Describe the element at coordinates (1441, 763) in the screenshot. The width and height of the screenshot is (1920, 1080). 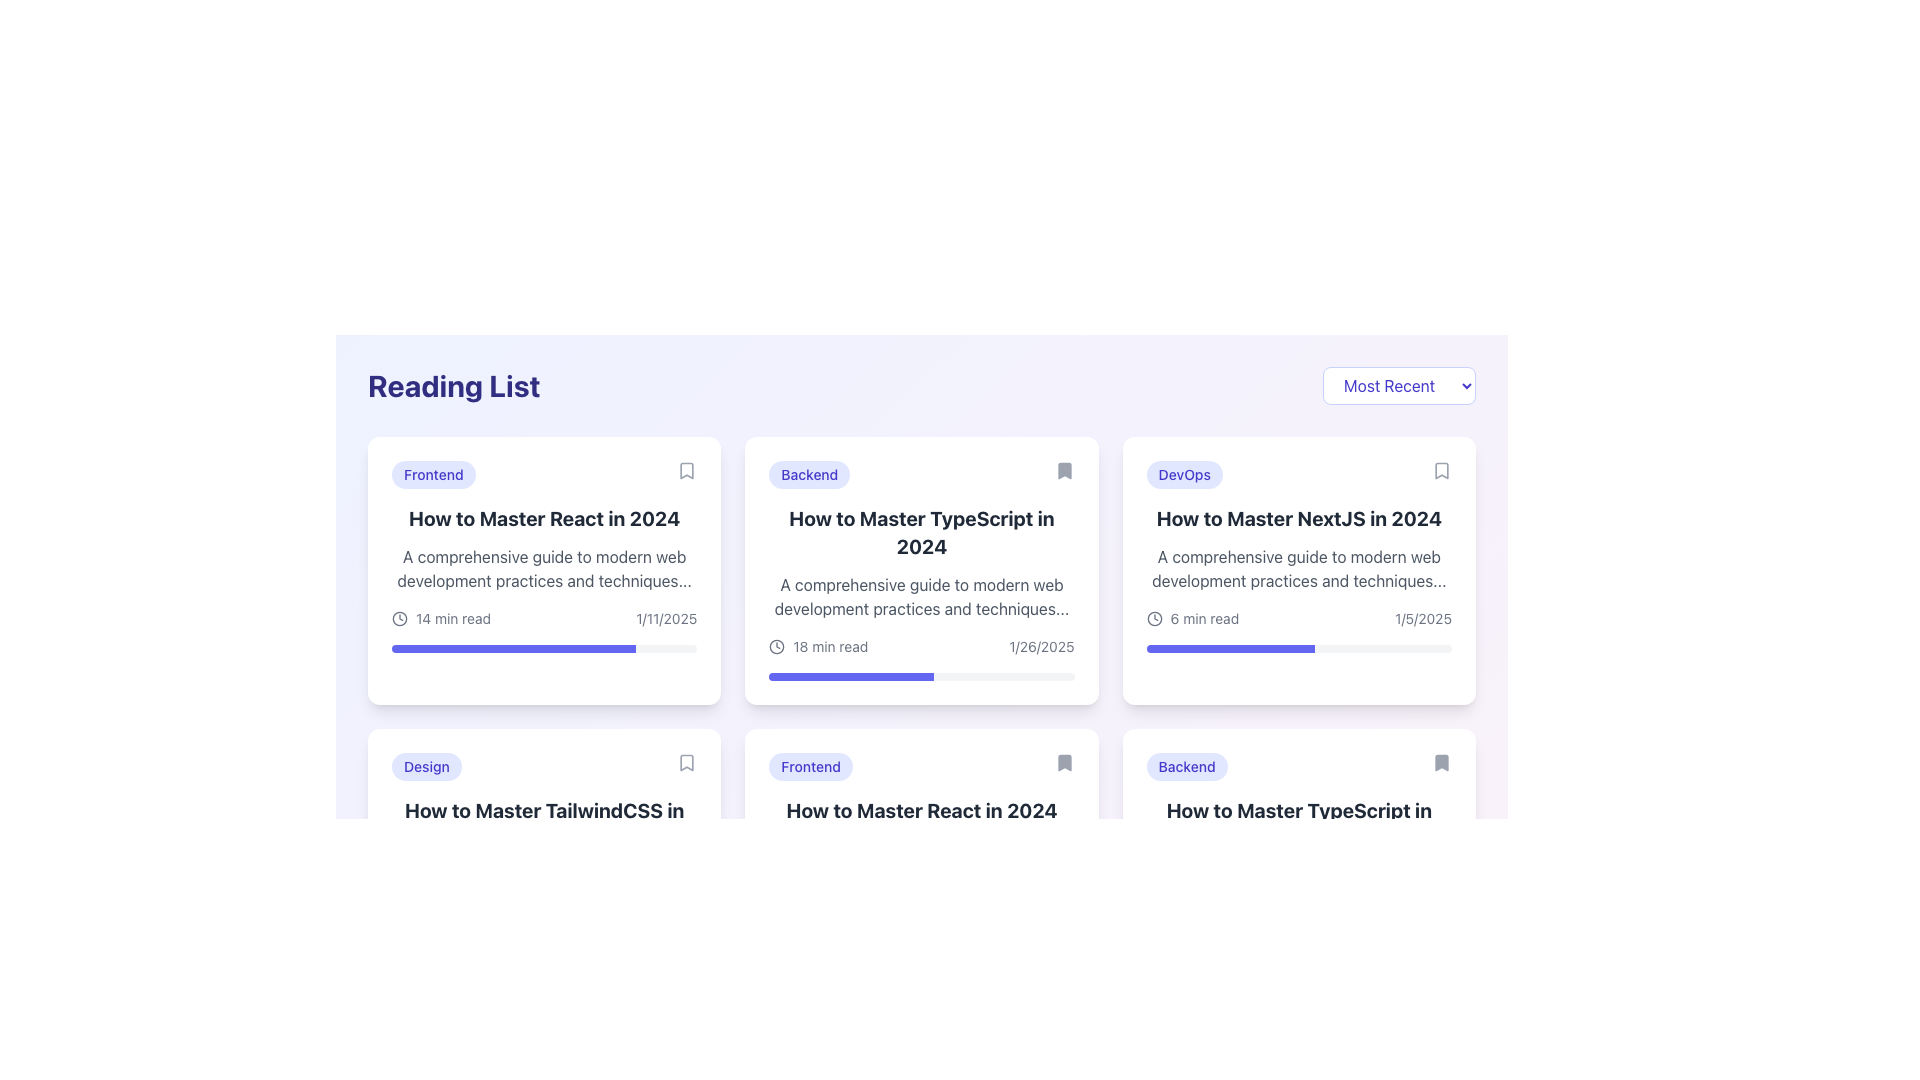
I see `the bookmarking icon located in the top-right corner of the last article card in the second row of the reading list grid` at that location.